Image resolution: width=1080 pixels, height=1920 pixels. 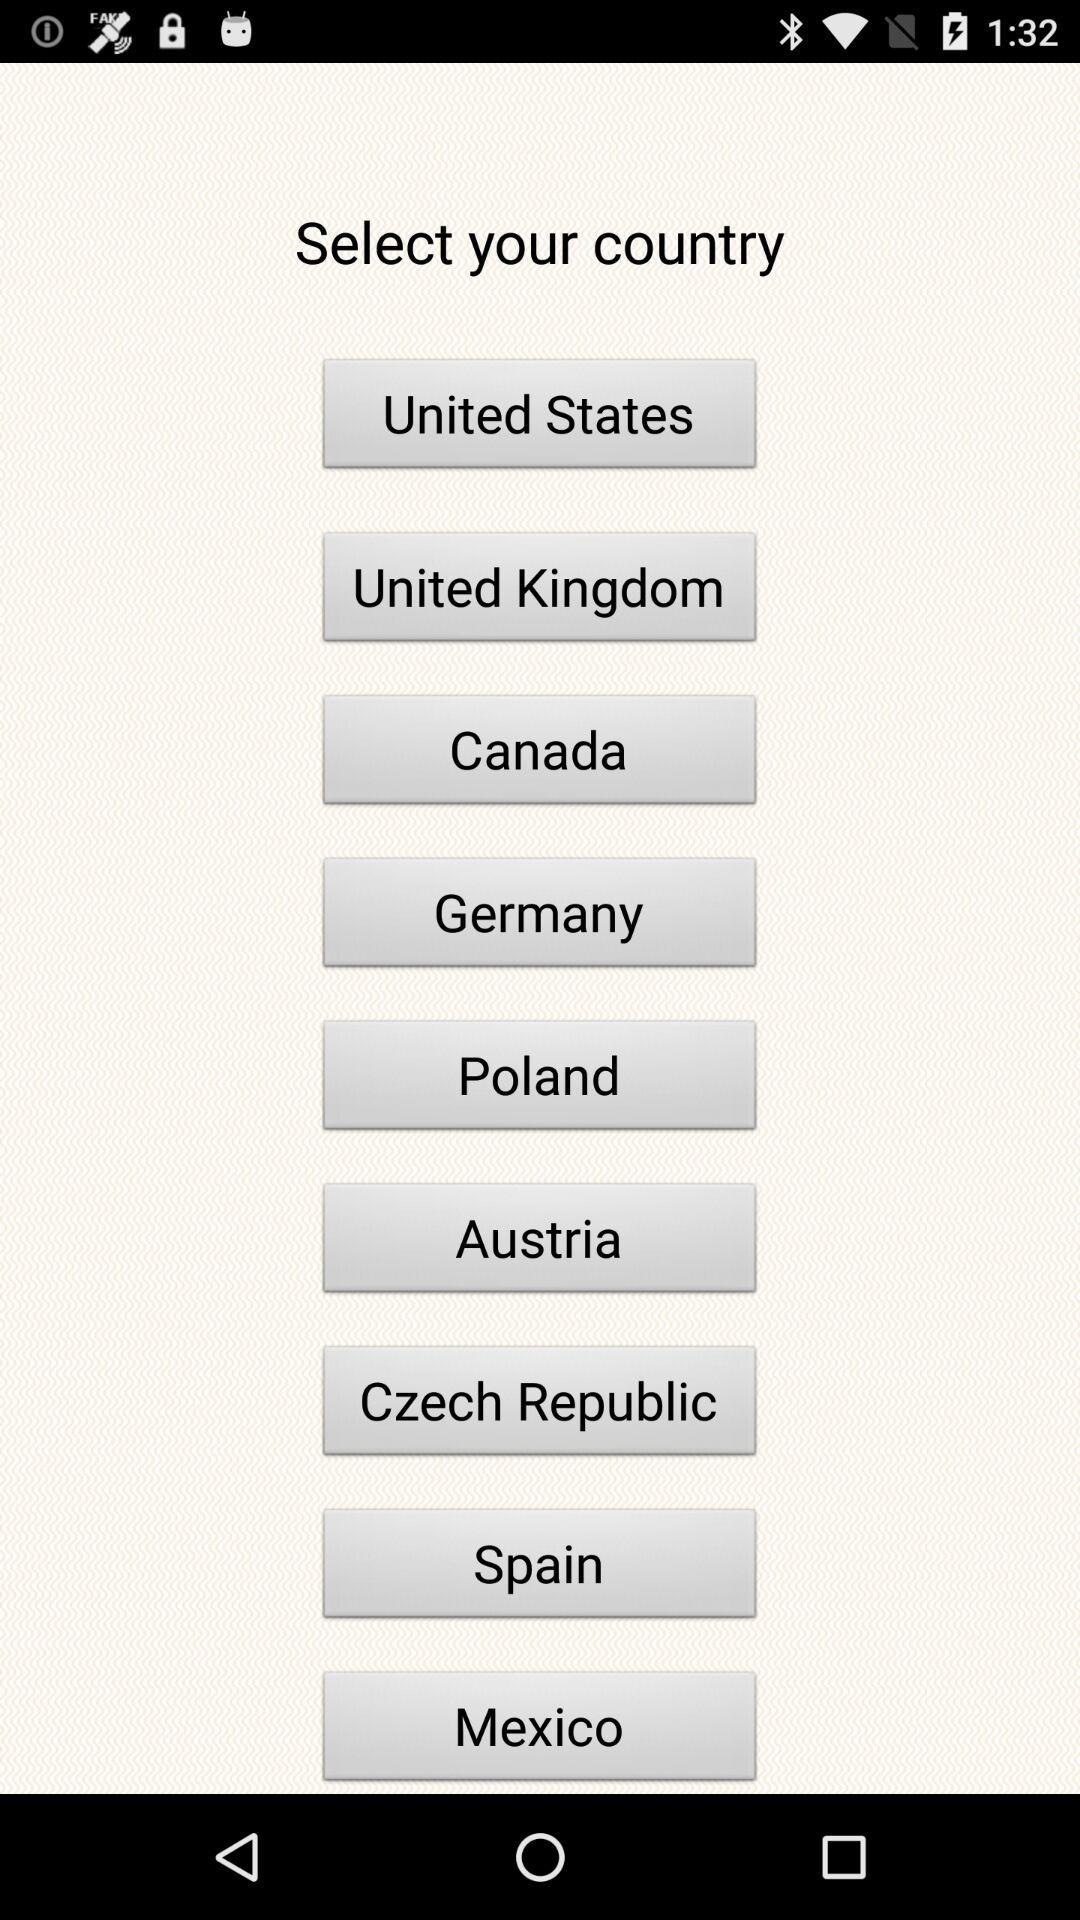 What do you see at coordinates (540, 418) in the screenshot?
I see `the button above united kingdom item` at bounding box center [540, 418].